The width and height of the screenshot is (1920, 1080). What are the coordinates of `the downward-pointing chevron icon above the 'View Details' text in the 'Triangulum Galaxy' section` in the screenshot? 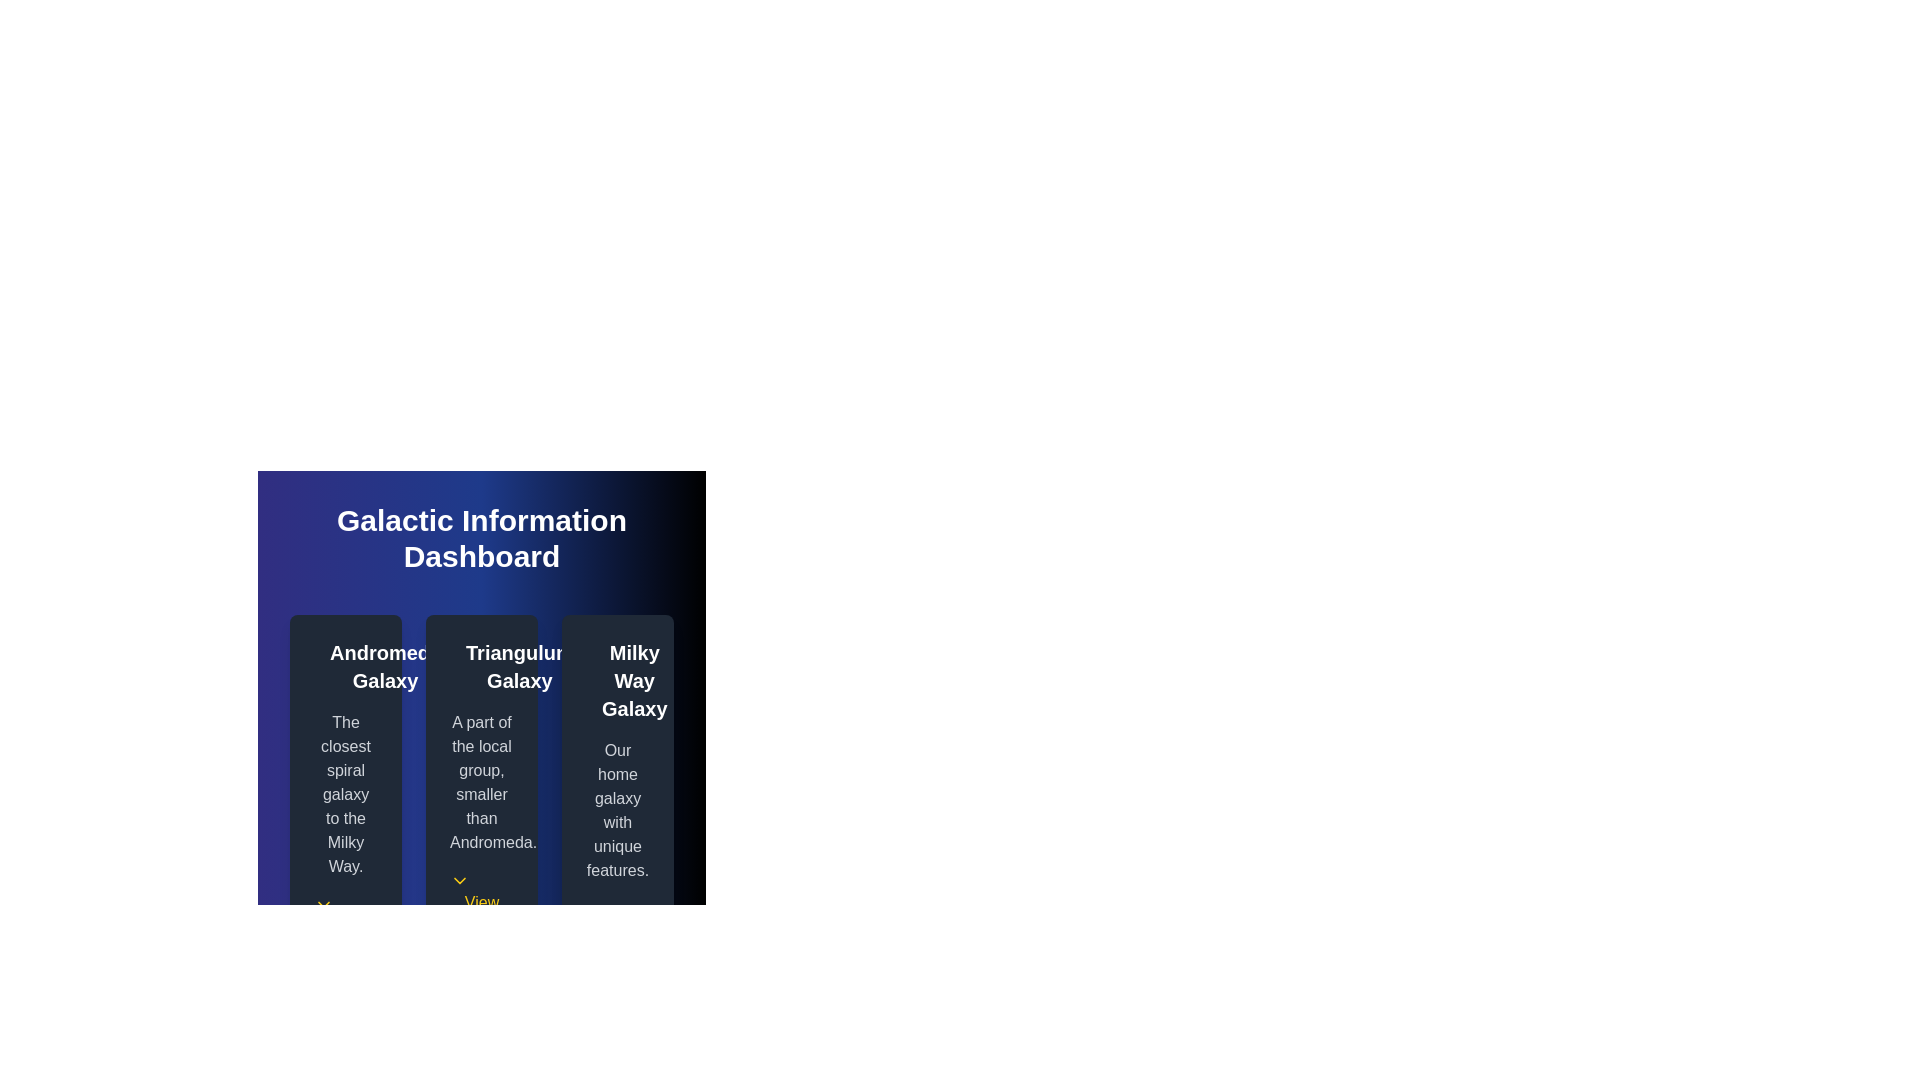 It's located at (459, 879).